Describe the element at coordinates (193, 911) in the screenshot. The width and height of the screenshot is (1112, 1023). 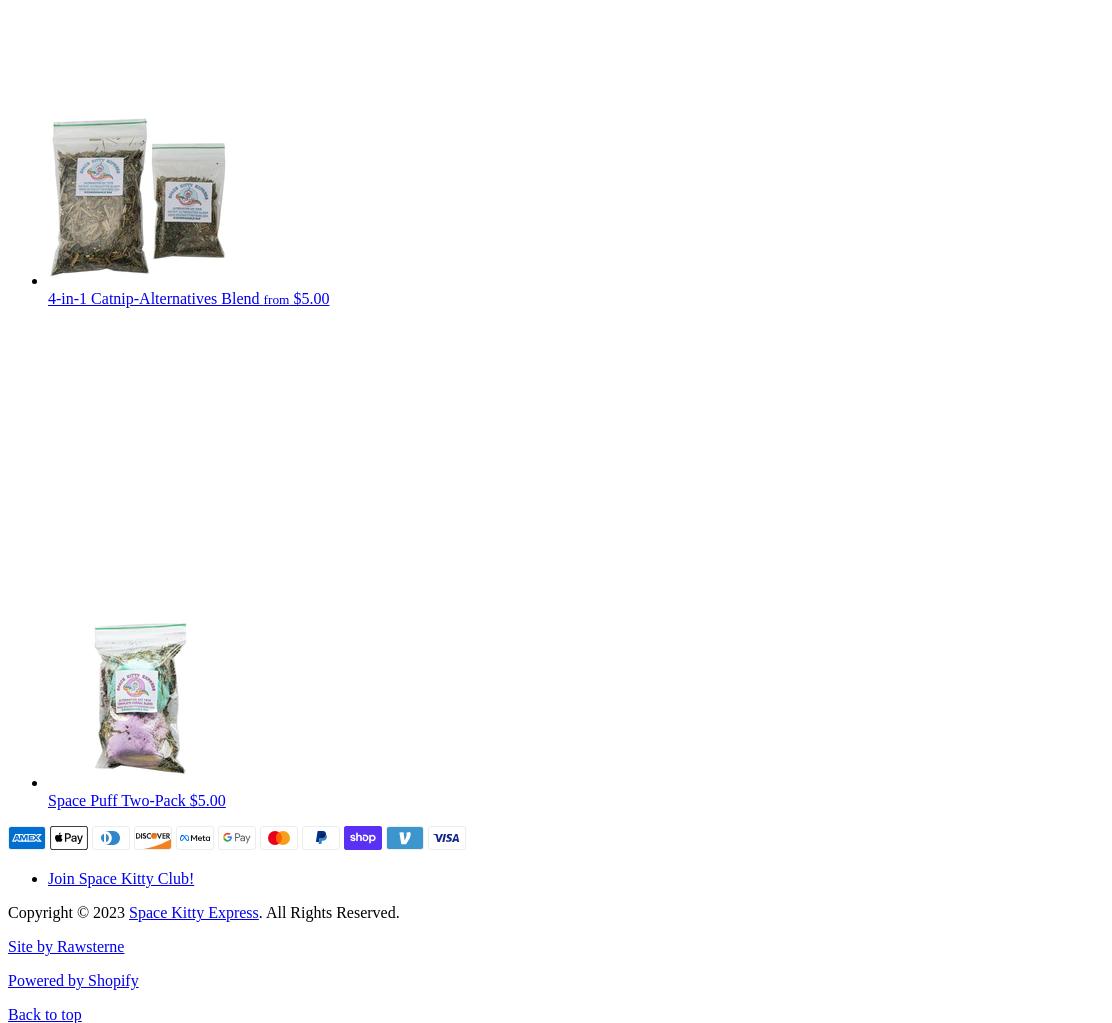
I see `'Space Kitty Express'` at that location.